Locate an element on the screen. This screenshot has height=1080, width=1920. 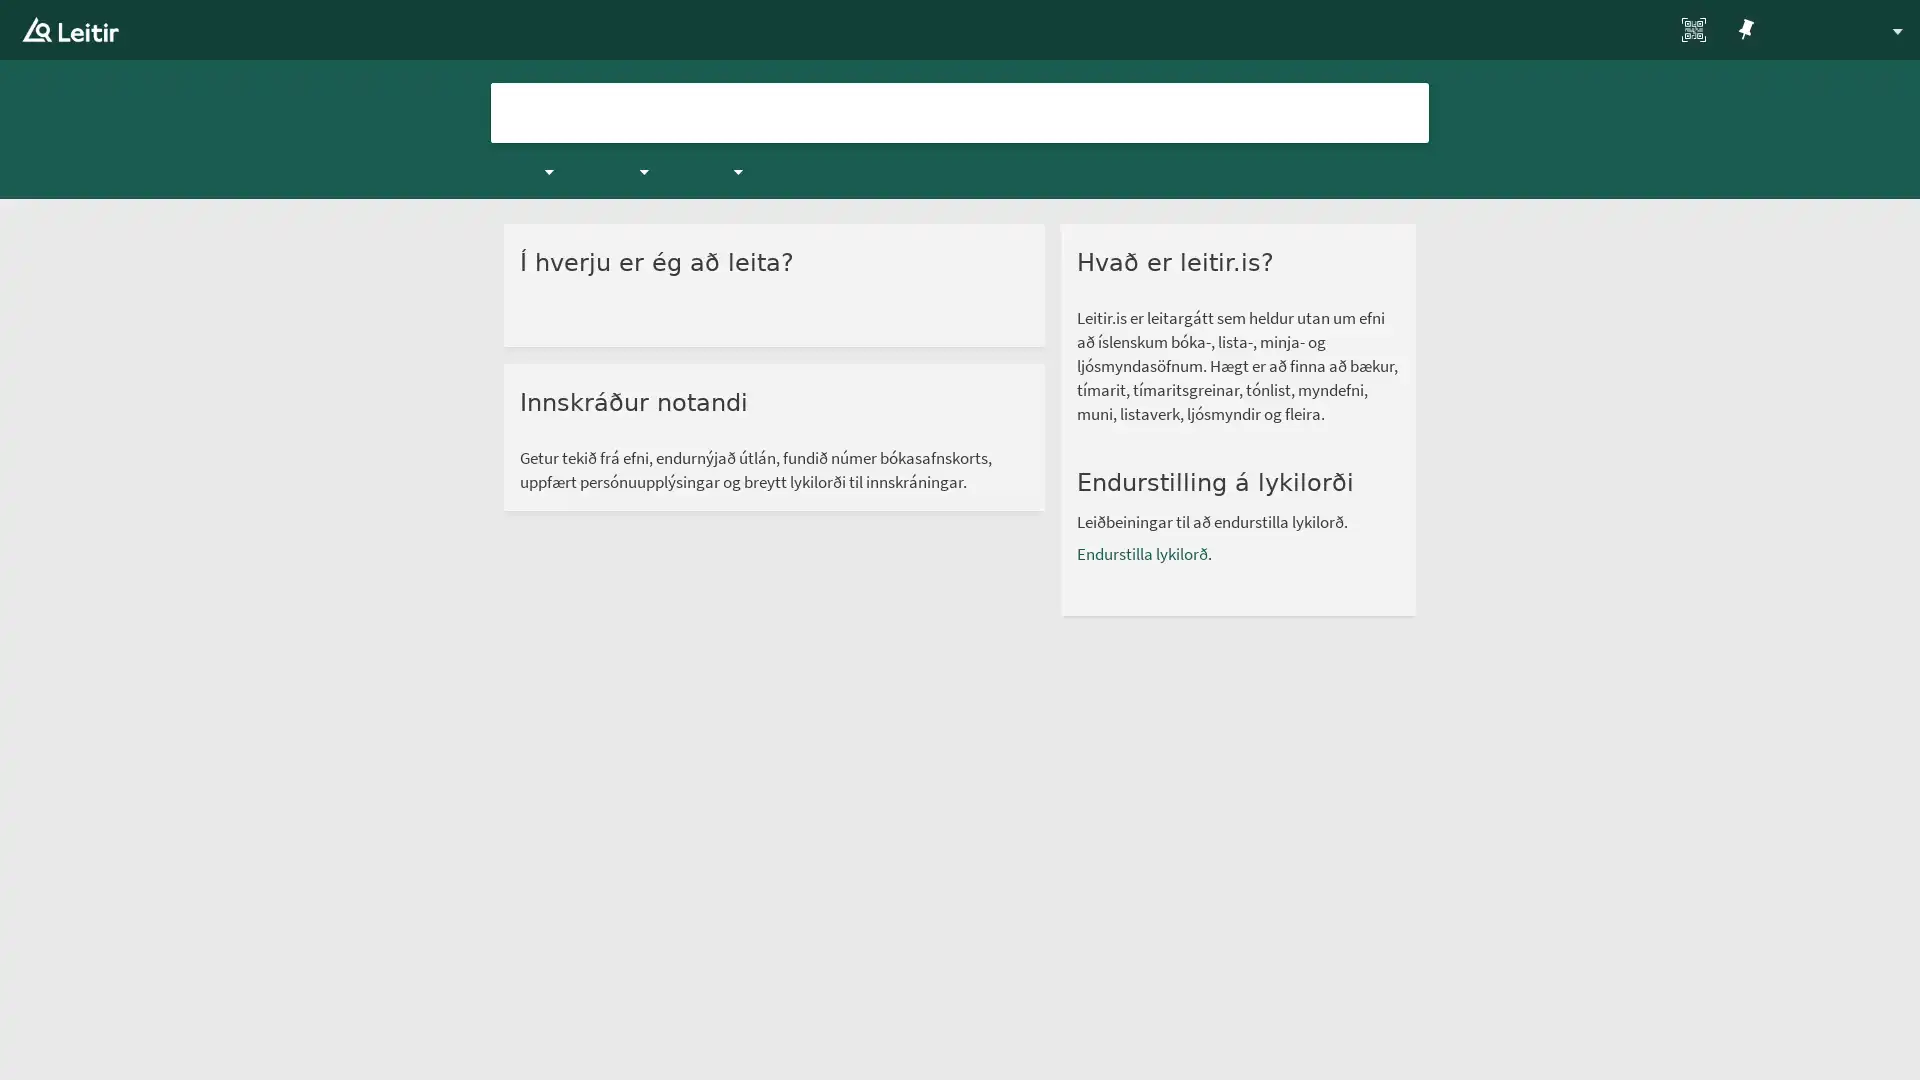
qr is located at coordinates (1640, 30).